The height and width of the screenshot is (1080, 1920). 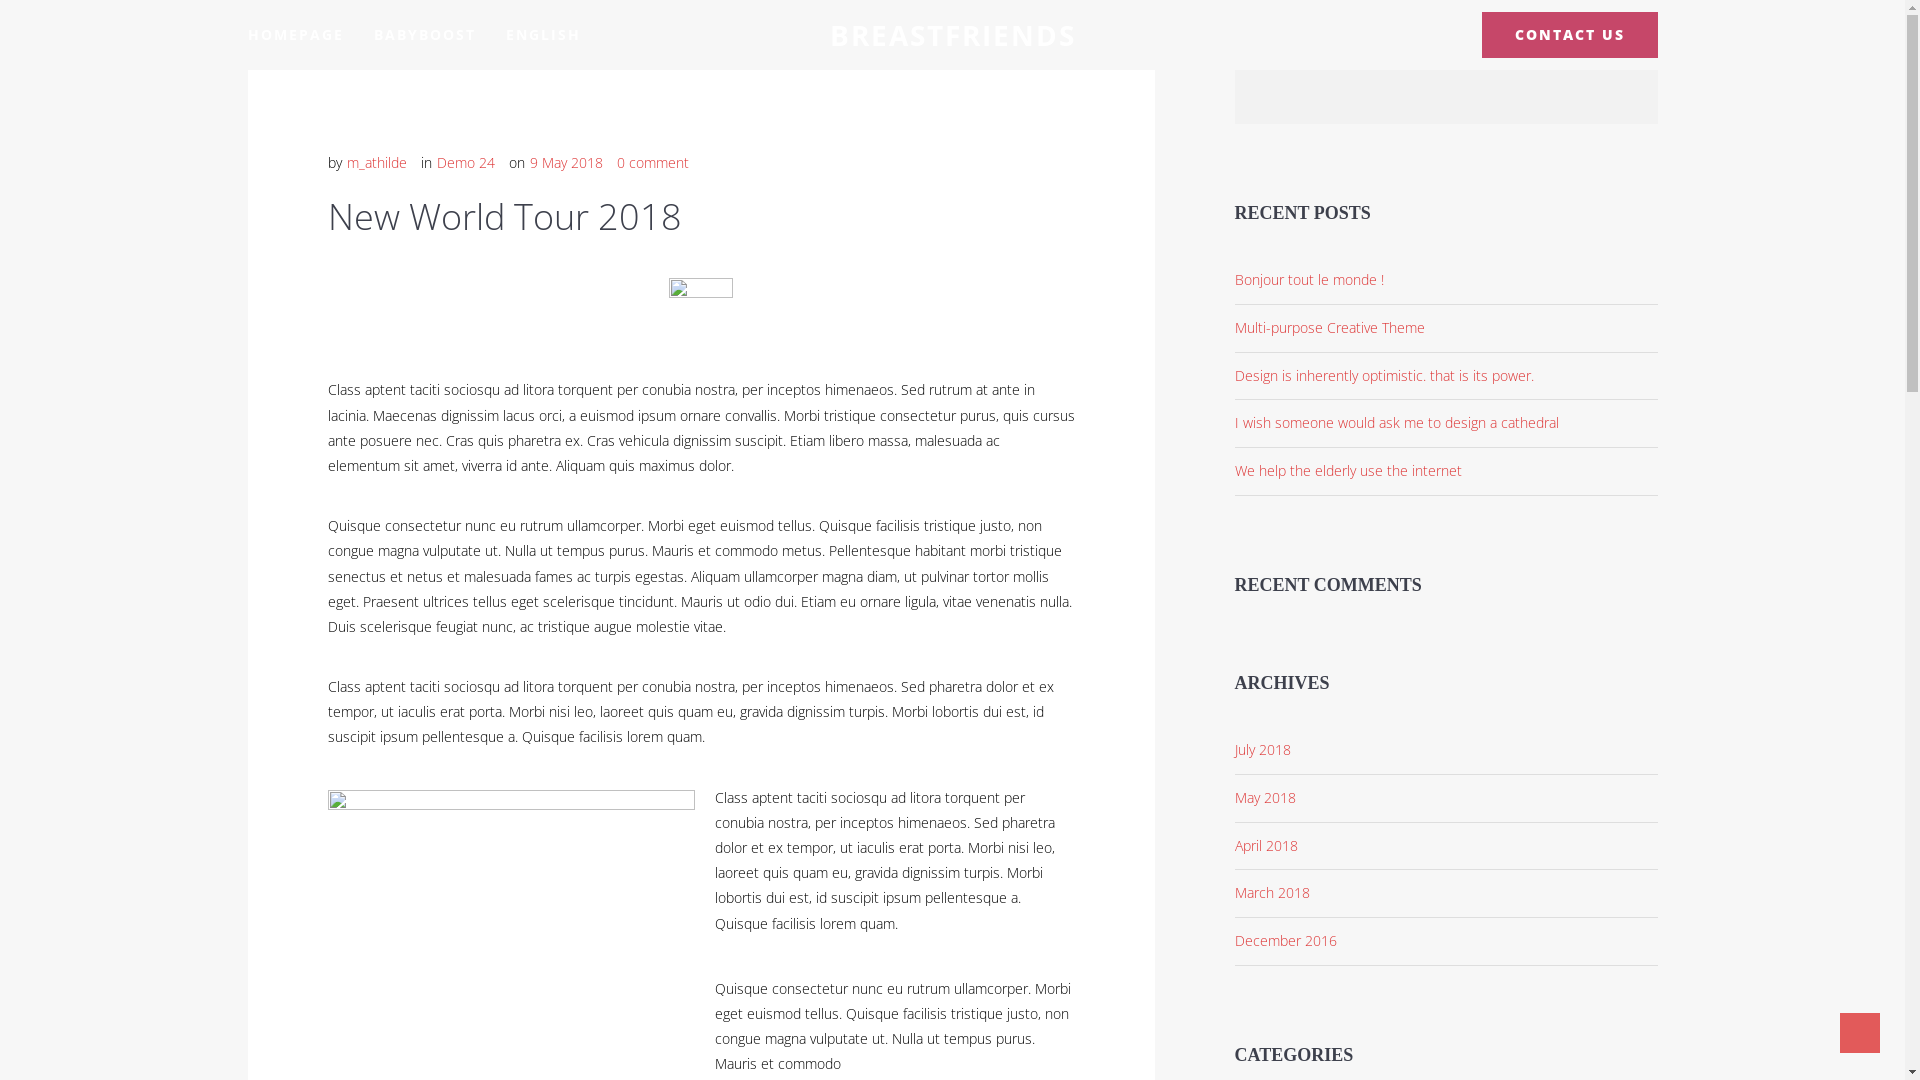 I want to click on 'BREASTFRIENDS', so click(x=952, y=34).